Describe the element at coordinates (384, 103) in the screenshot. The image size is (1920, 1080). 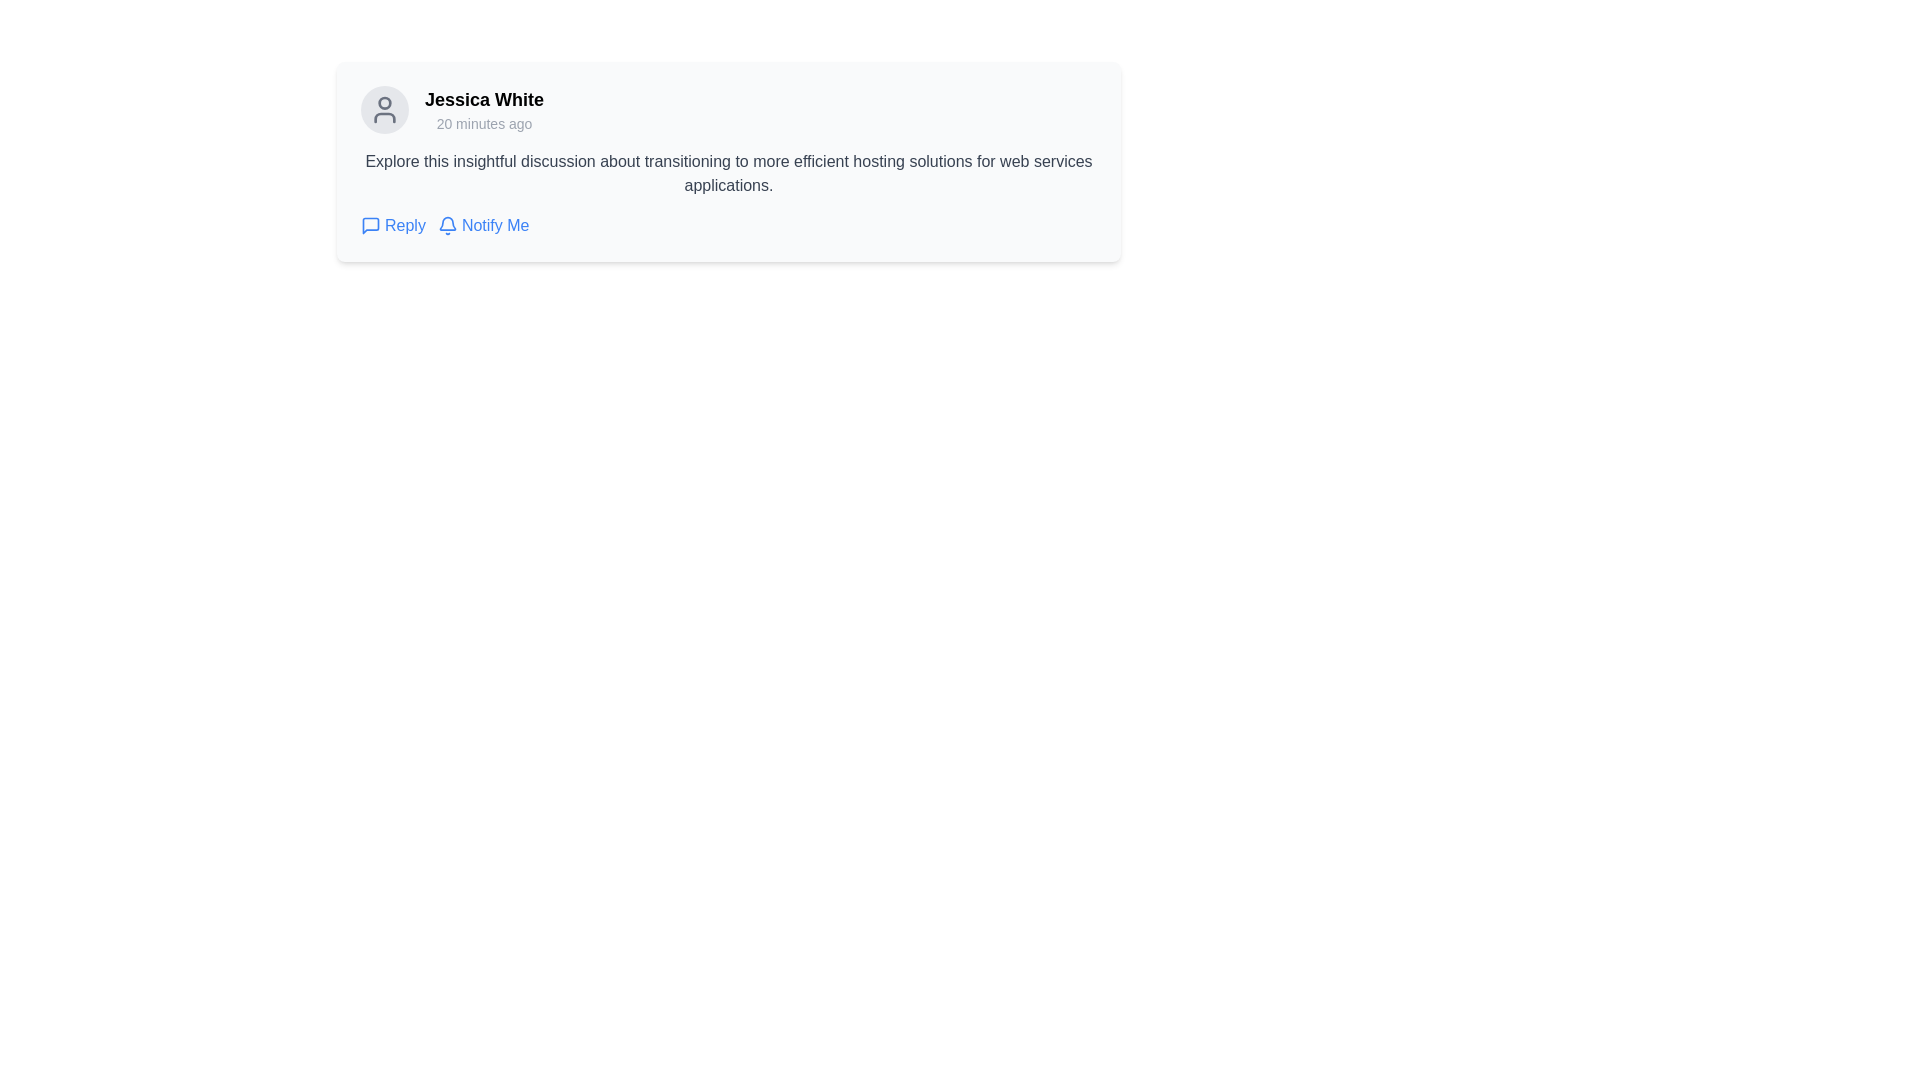
I see `the circular graphic element located at the top of the user comment block, which is part of the profile picture icon` at that location.